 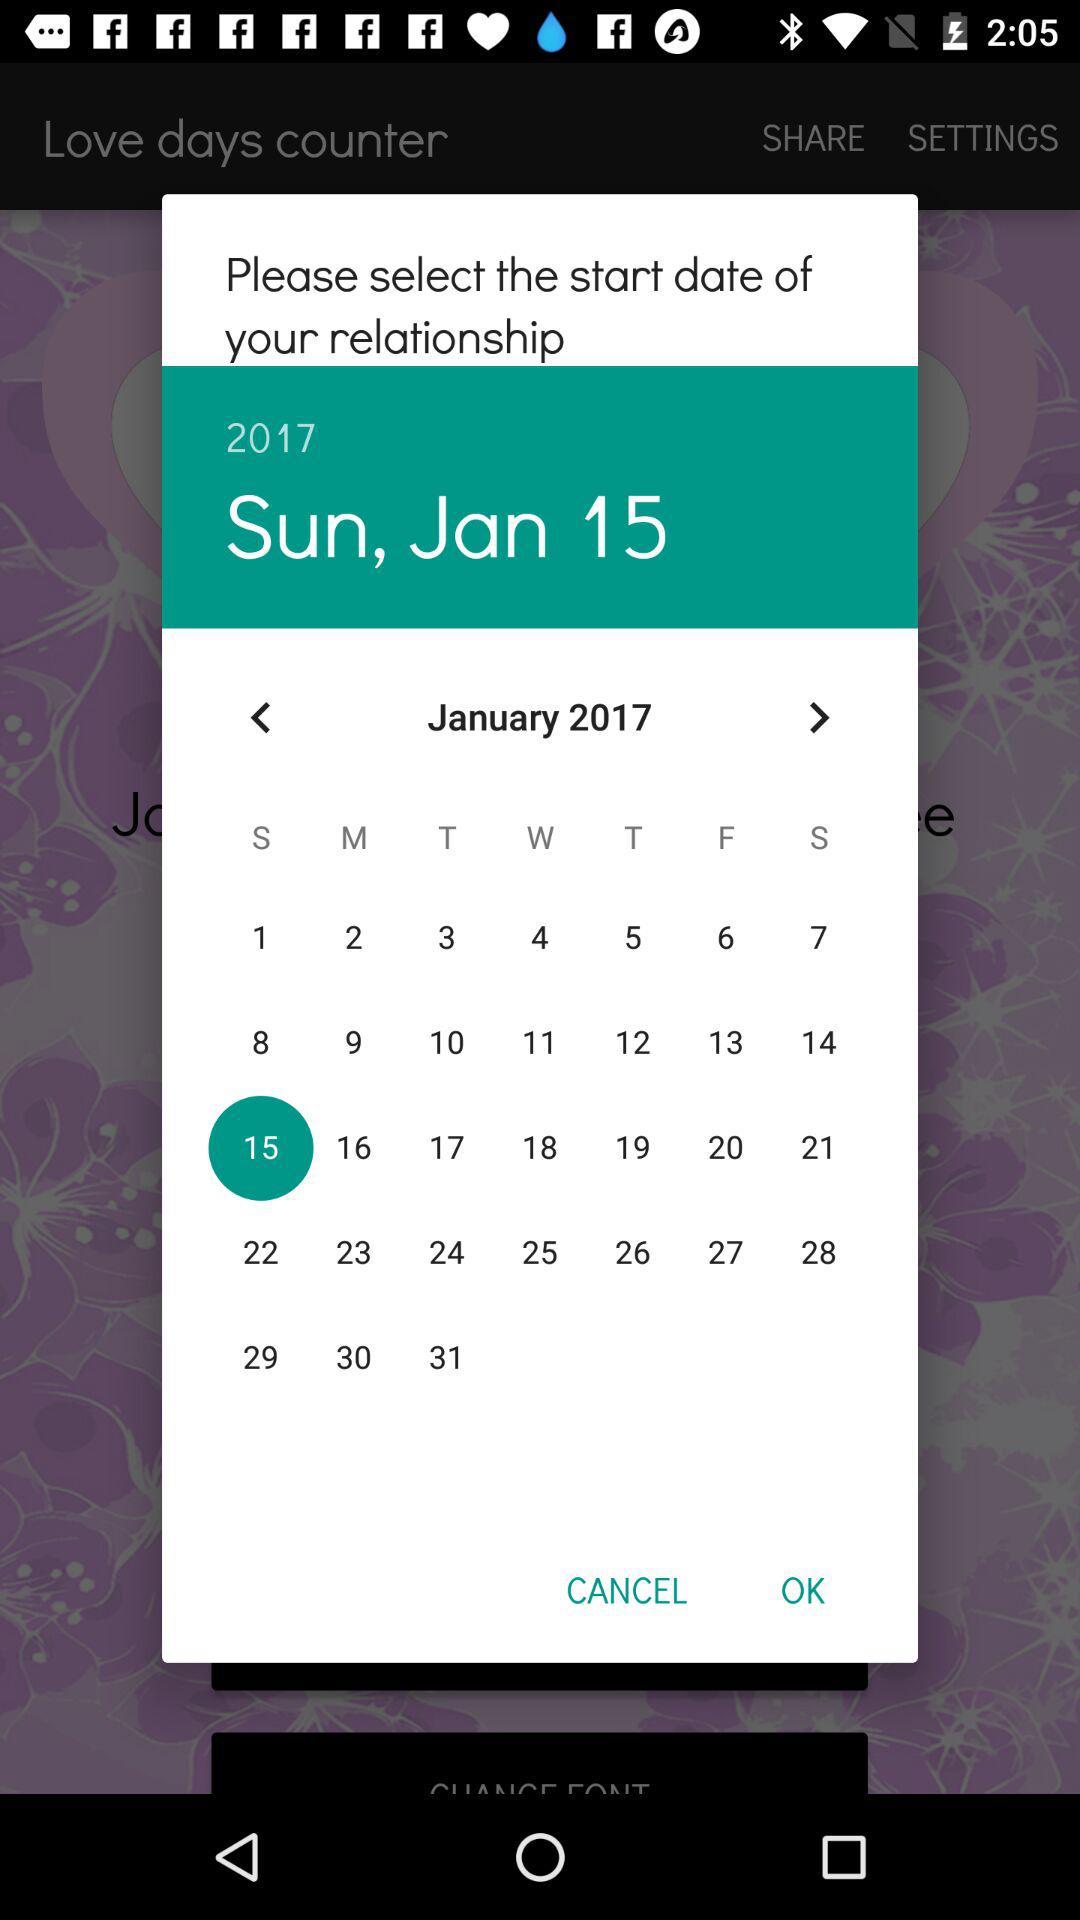 I want to click on item below 2017, so click(x=447, y=522).